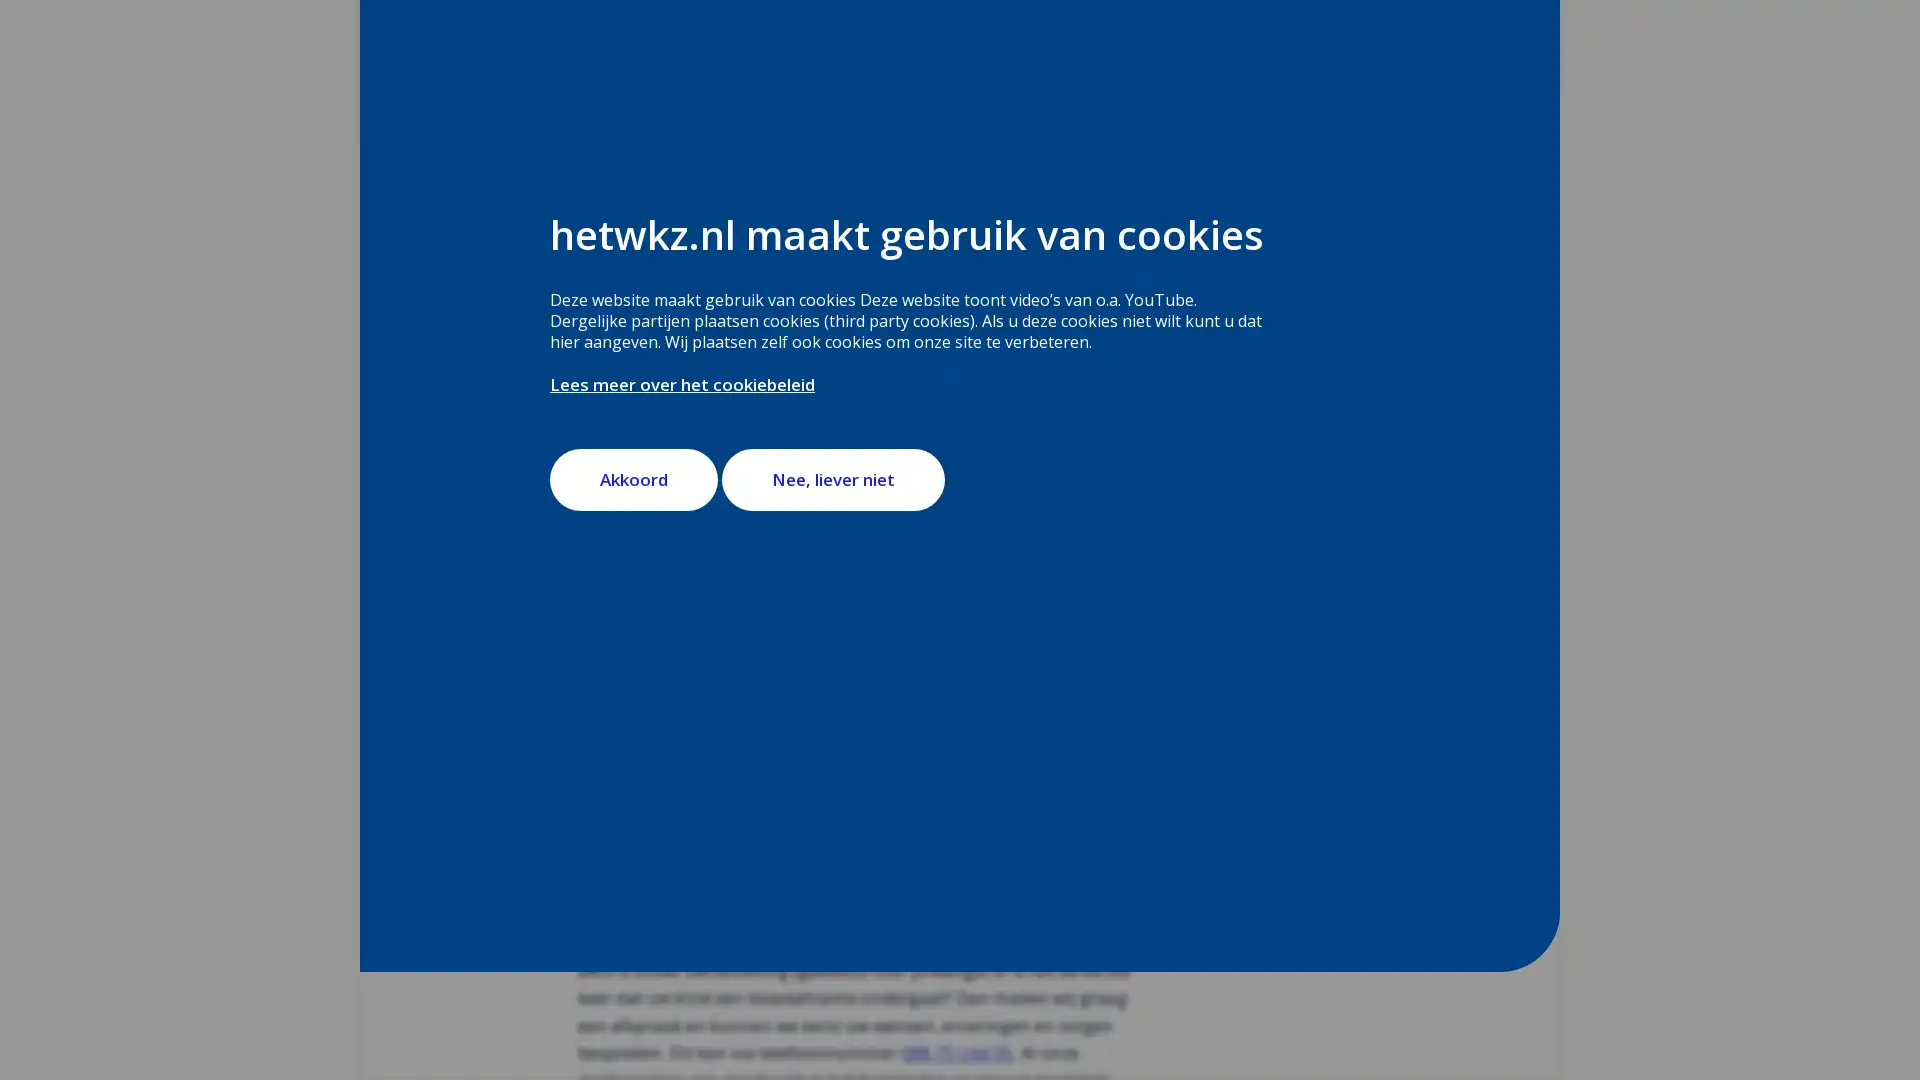  Describe the element at coordinates (665, 307) in the screenshot. I see `ReadSpeaker webReader: Luister met webReader` at that location.